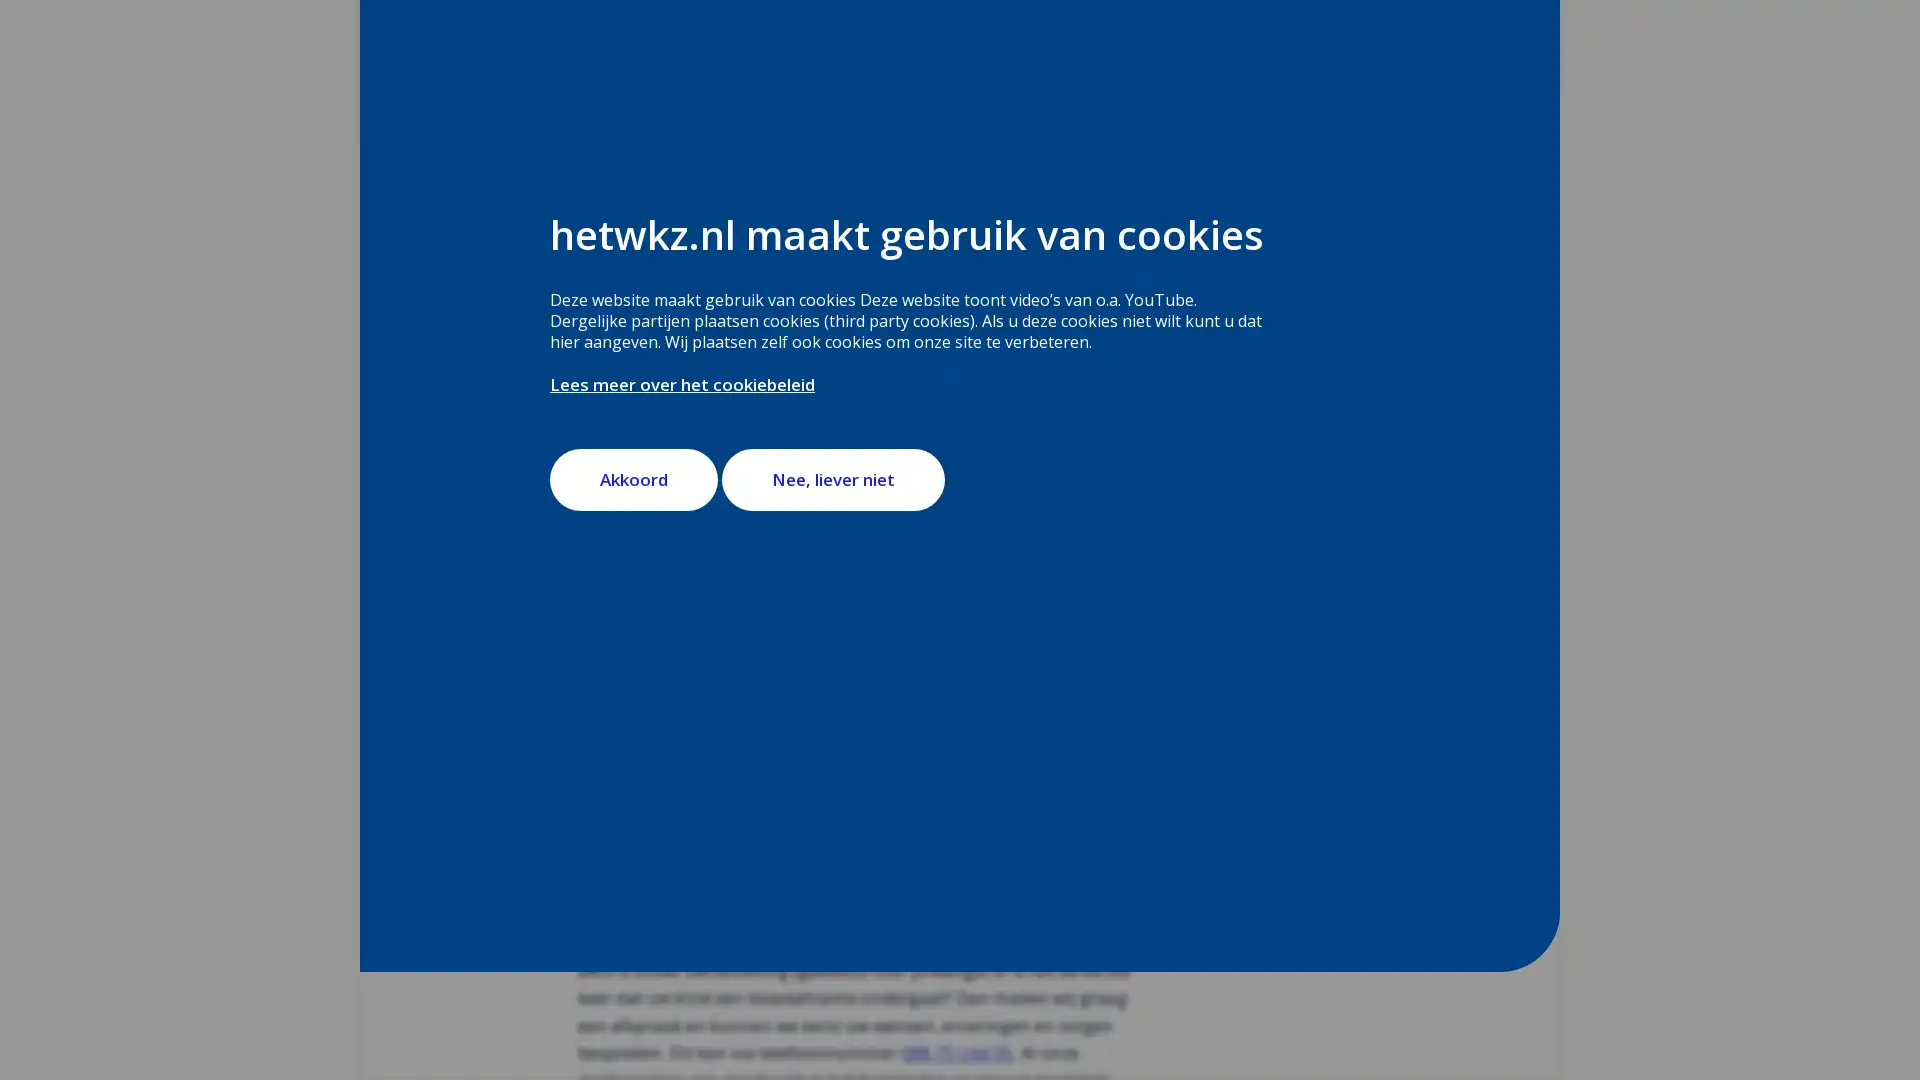  Describe the element at coordinates (665, 307) in the screenshot. I see `ReadSpeaker webReader: Luister met webReader` at that location.